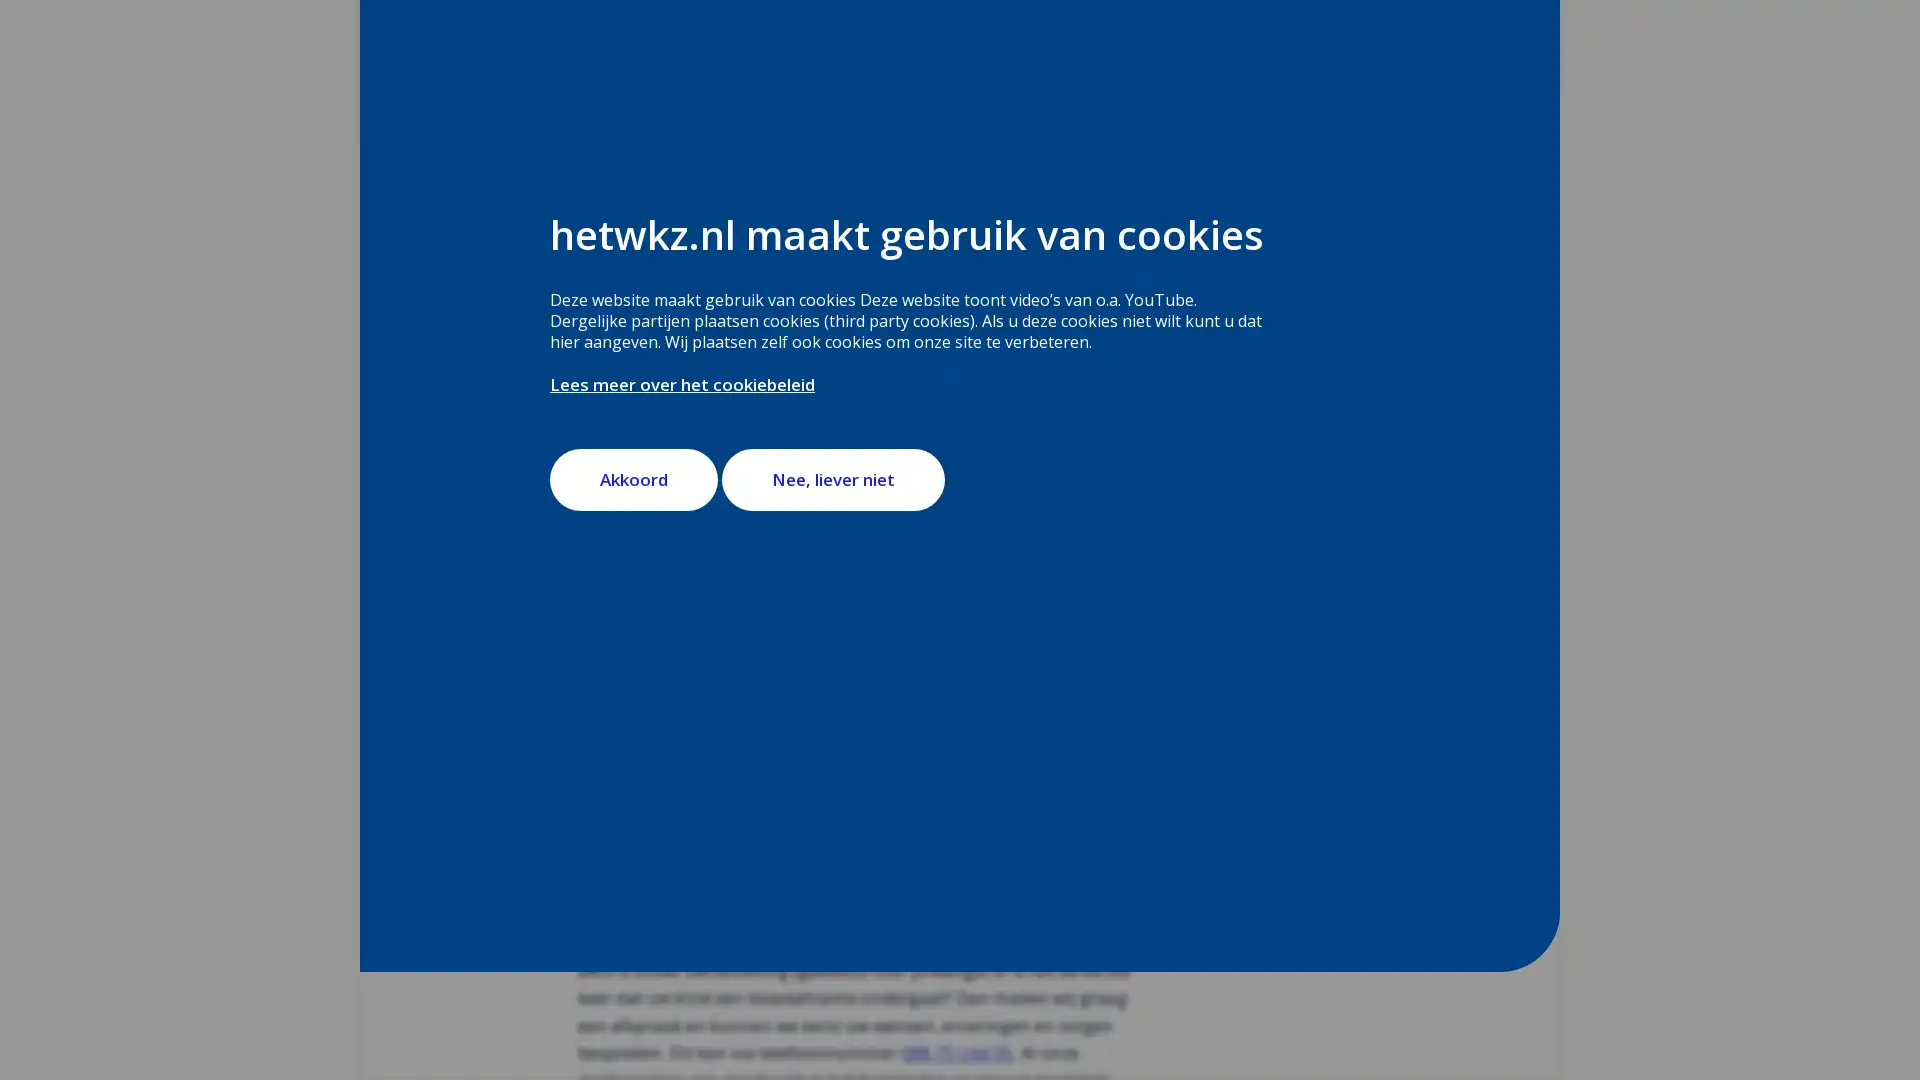  Describe the element at coordinates (665, 307) in the screenshot. I see `ReadSpeaker webReader: Luister met webReader` at that location.